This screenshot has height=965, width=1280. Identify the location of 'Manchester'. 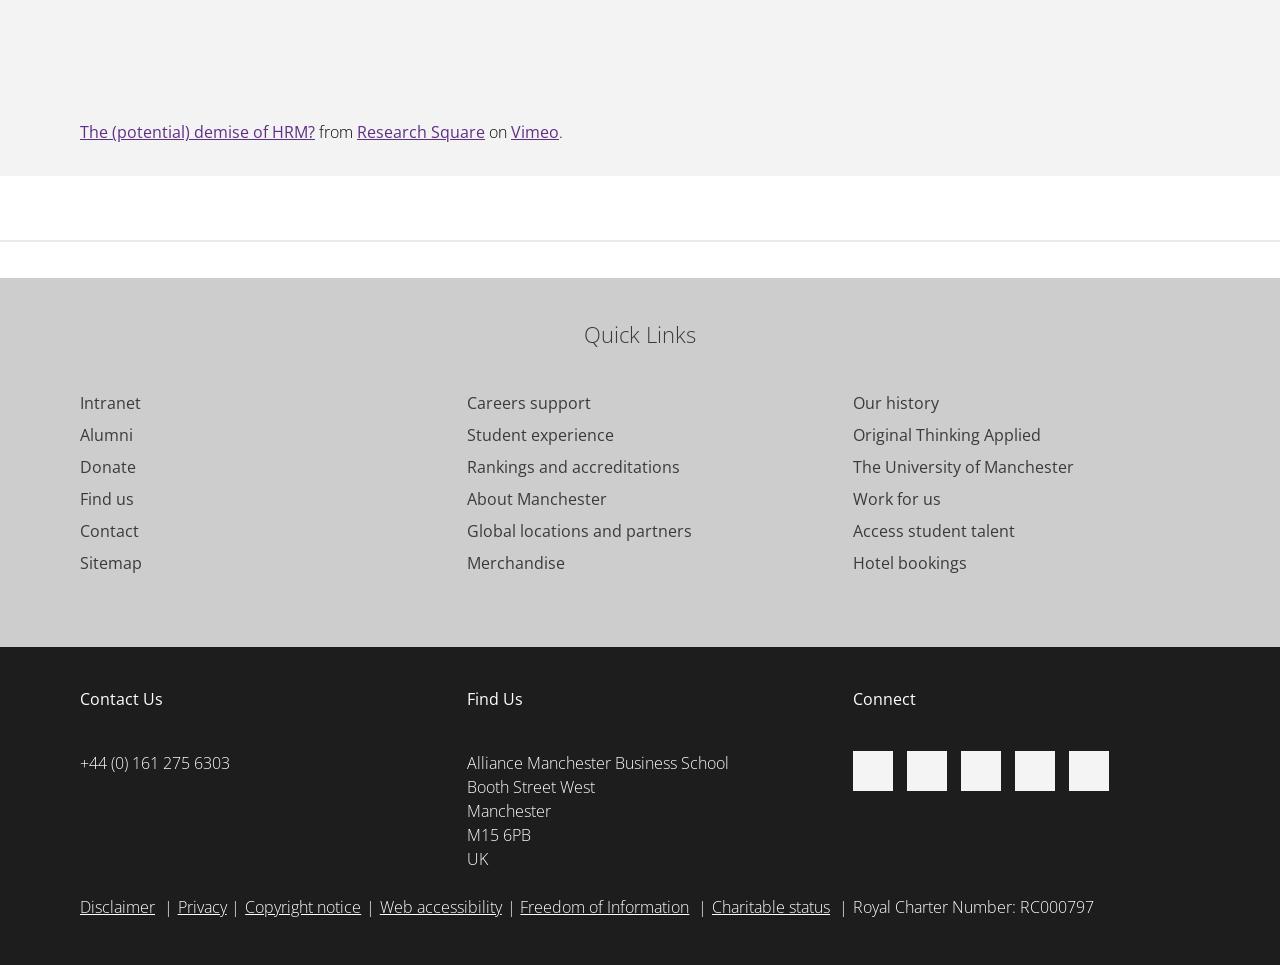
(508, 810).